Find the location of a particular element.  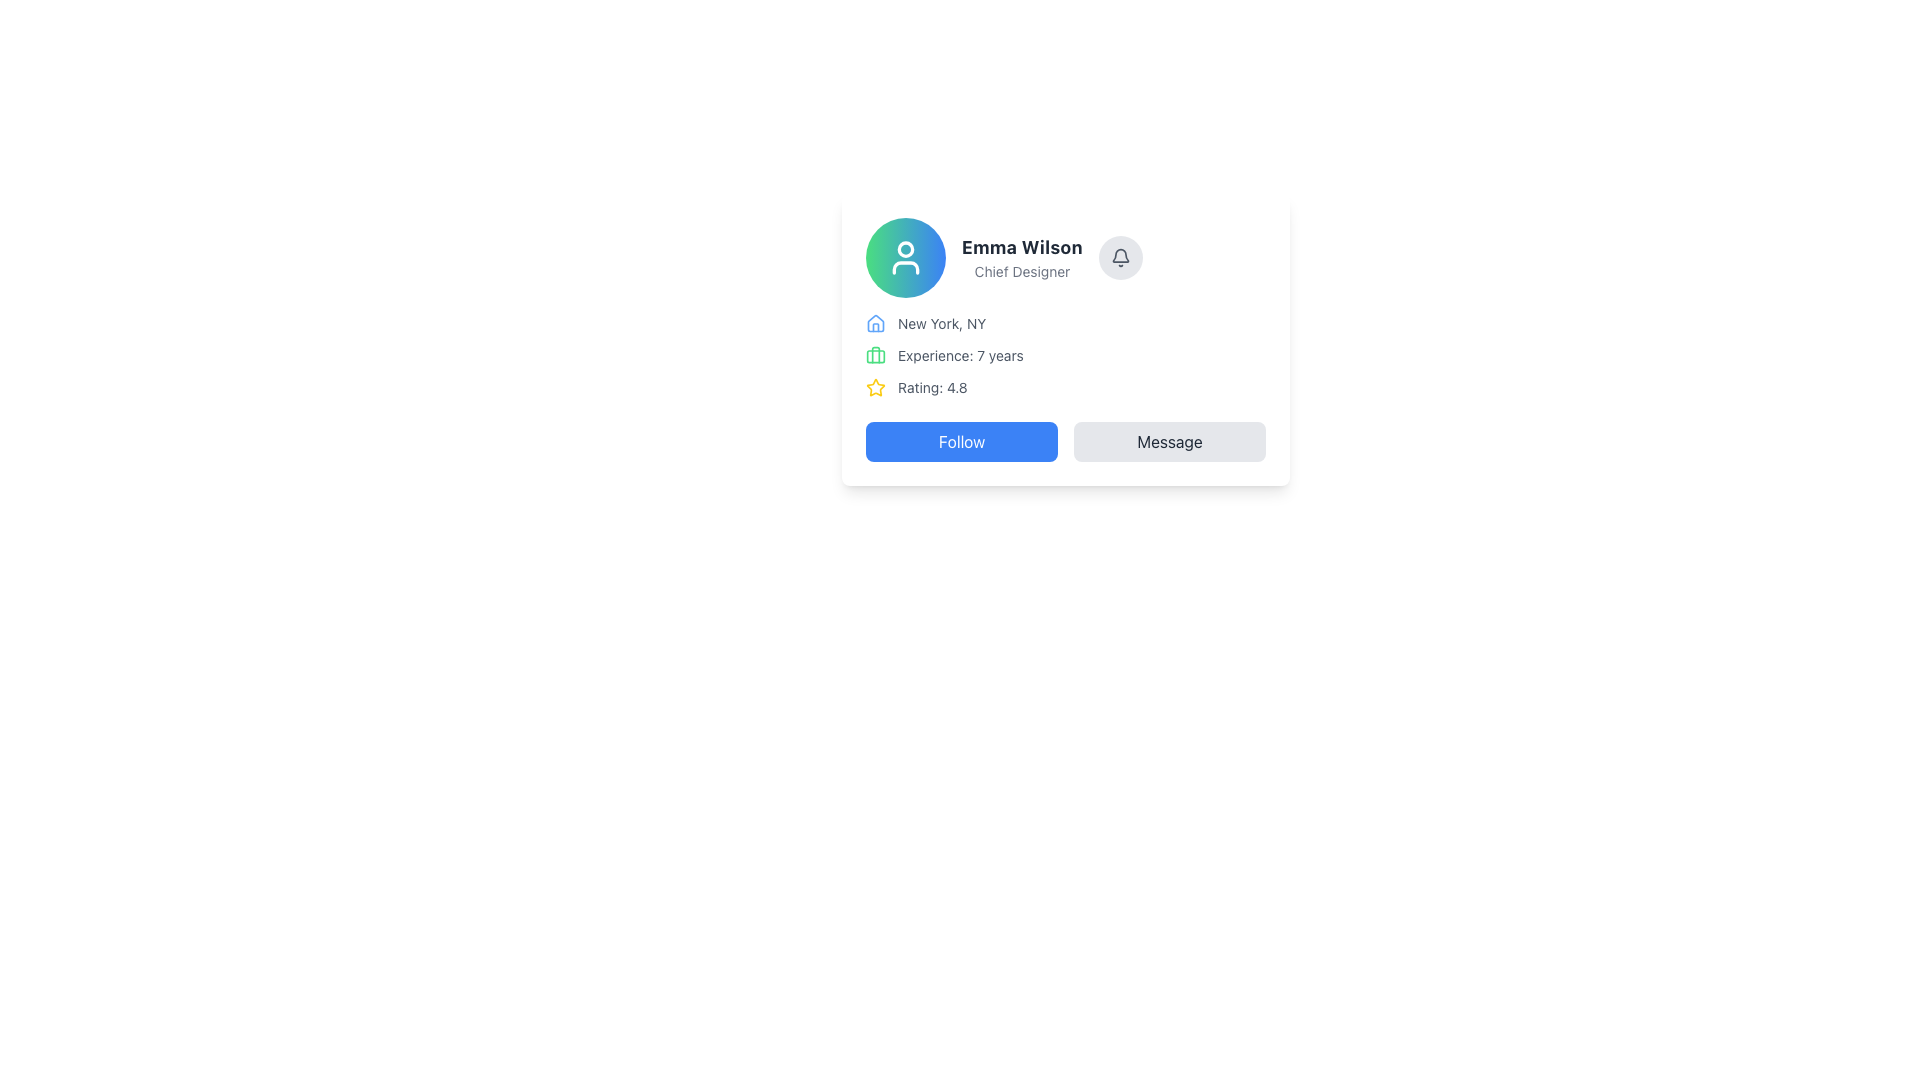

the Text Label that displays the location associated with the profile, positioned below the name and title in the profile card, to the right of a house icon is located at coordinates (941, 323).